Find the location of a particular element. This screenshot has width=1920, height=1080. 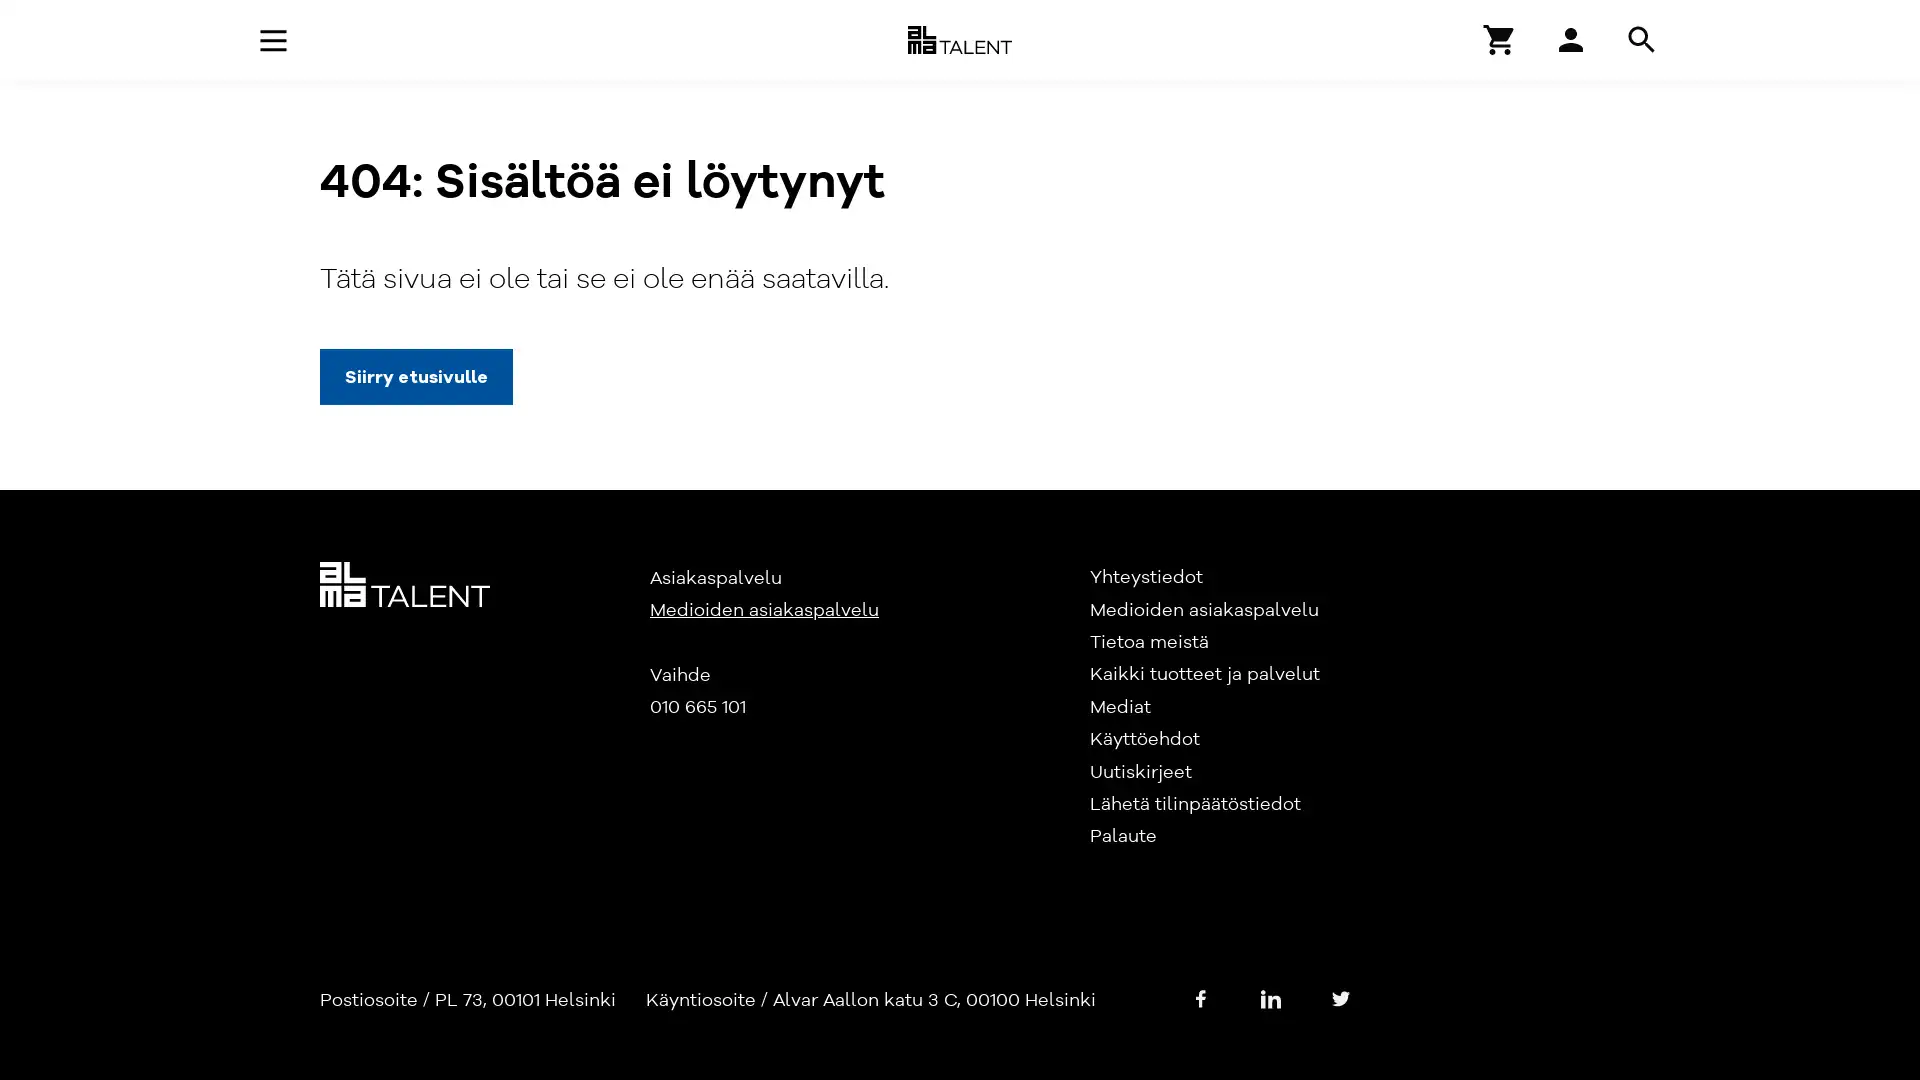

Hae is located at coordinates (1641, 39).